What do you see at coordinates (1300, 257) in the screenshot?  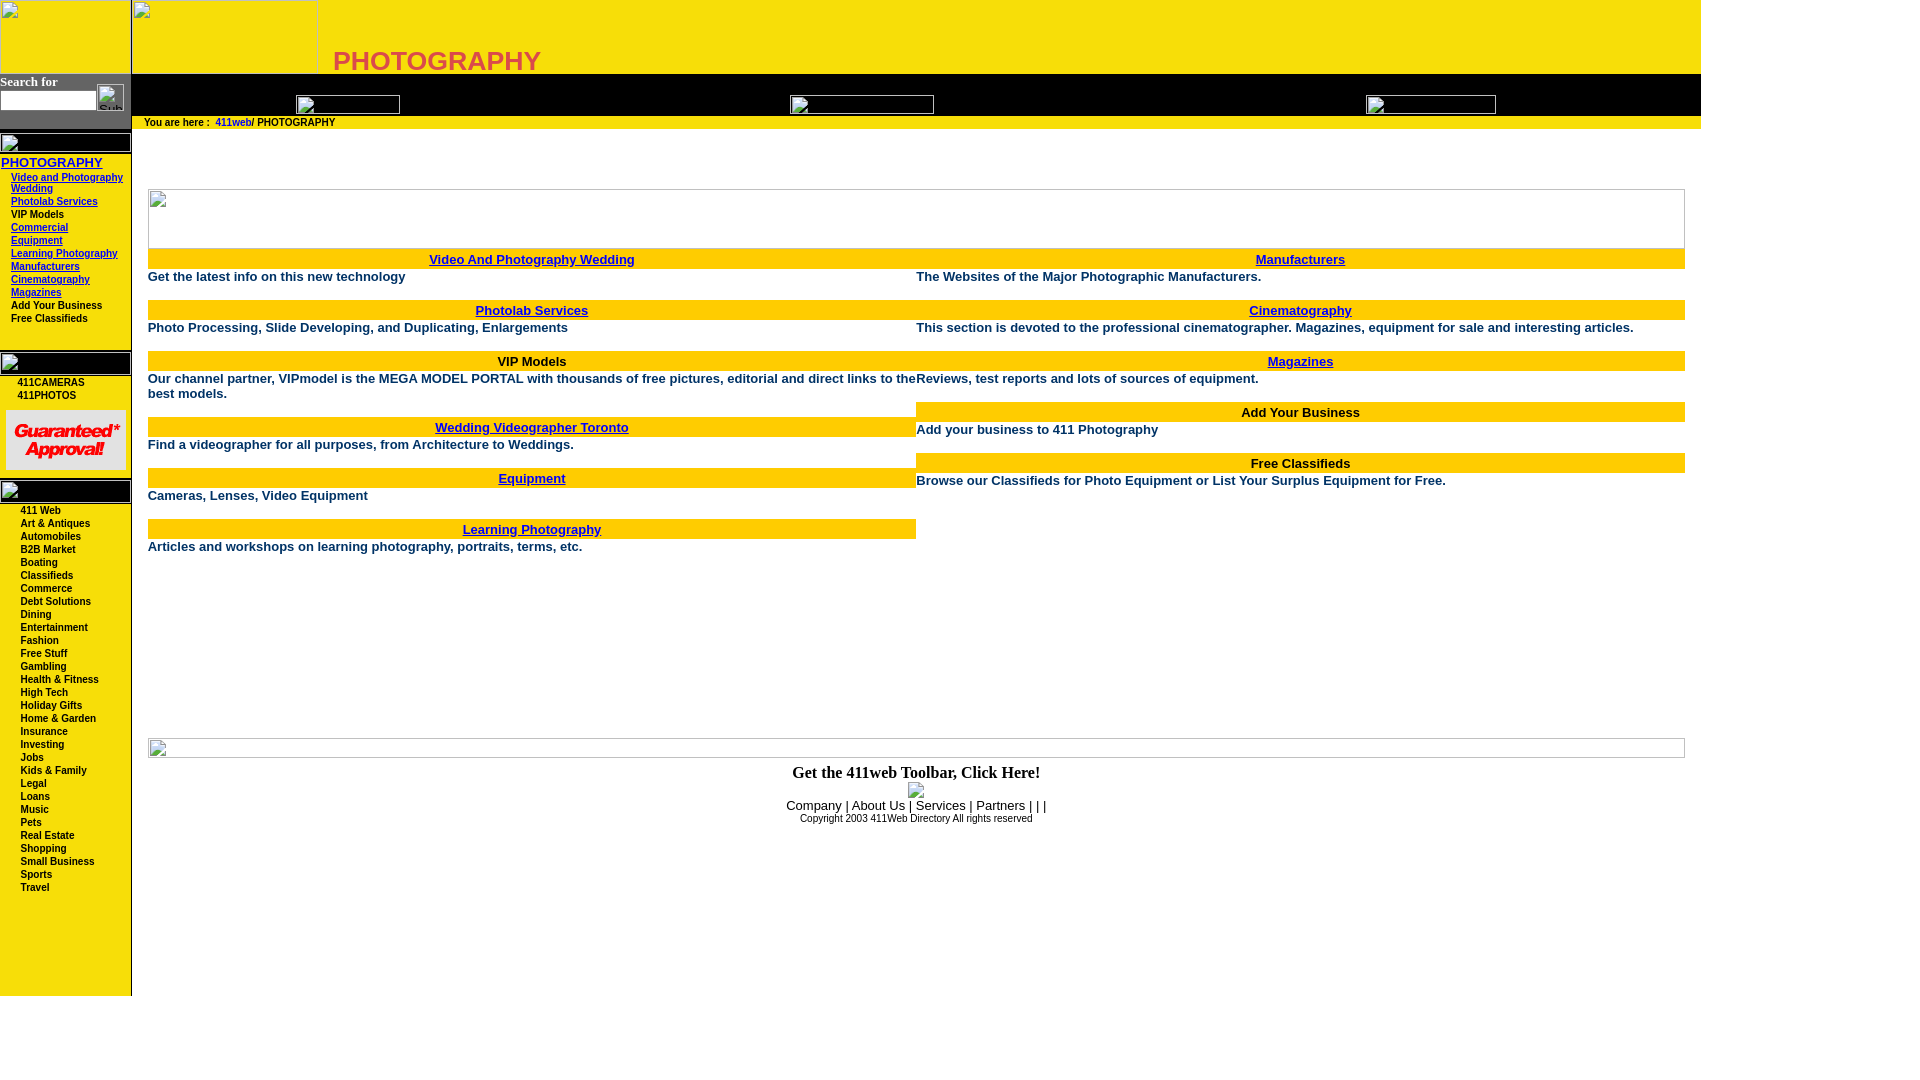 I see `'Manufacturers'` at bounding box center [1300, 257].